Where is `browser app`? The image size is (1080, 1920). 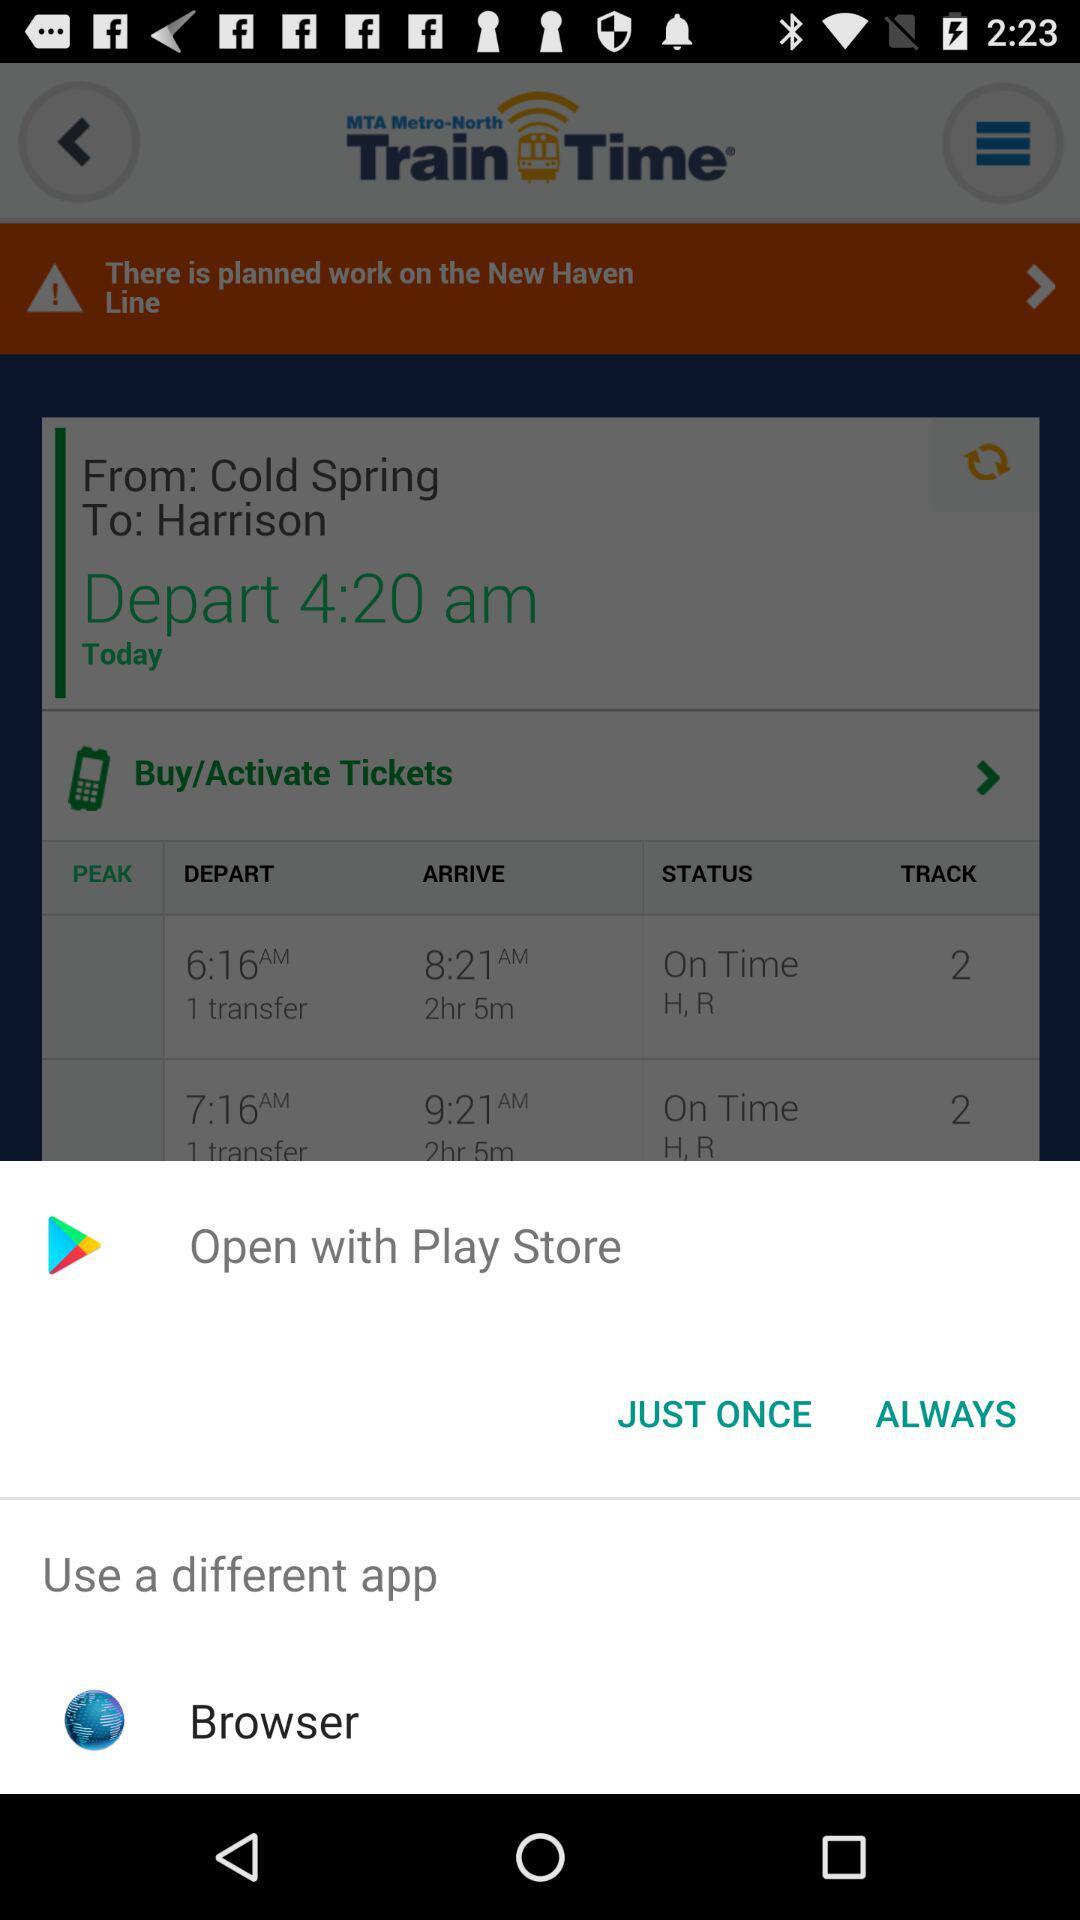
browser app is located at coordinates (274, 1719).